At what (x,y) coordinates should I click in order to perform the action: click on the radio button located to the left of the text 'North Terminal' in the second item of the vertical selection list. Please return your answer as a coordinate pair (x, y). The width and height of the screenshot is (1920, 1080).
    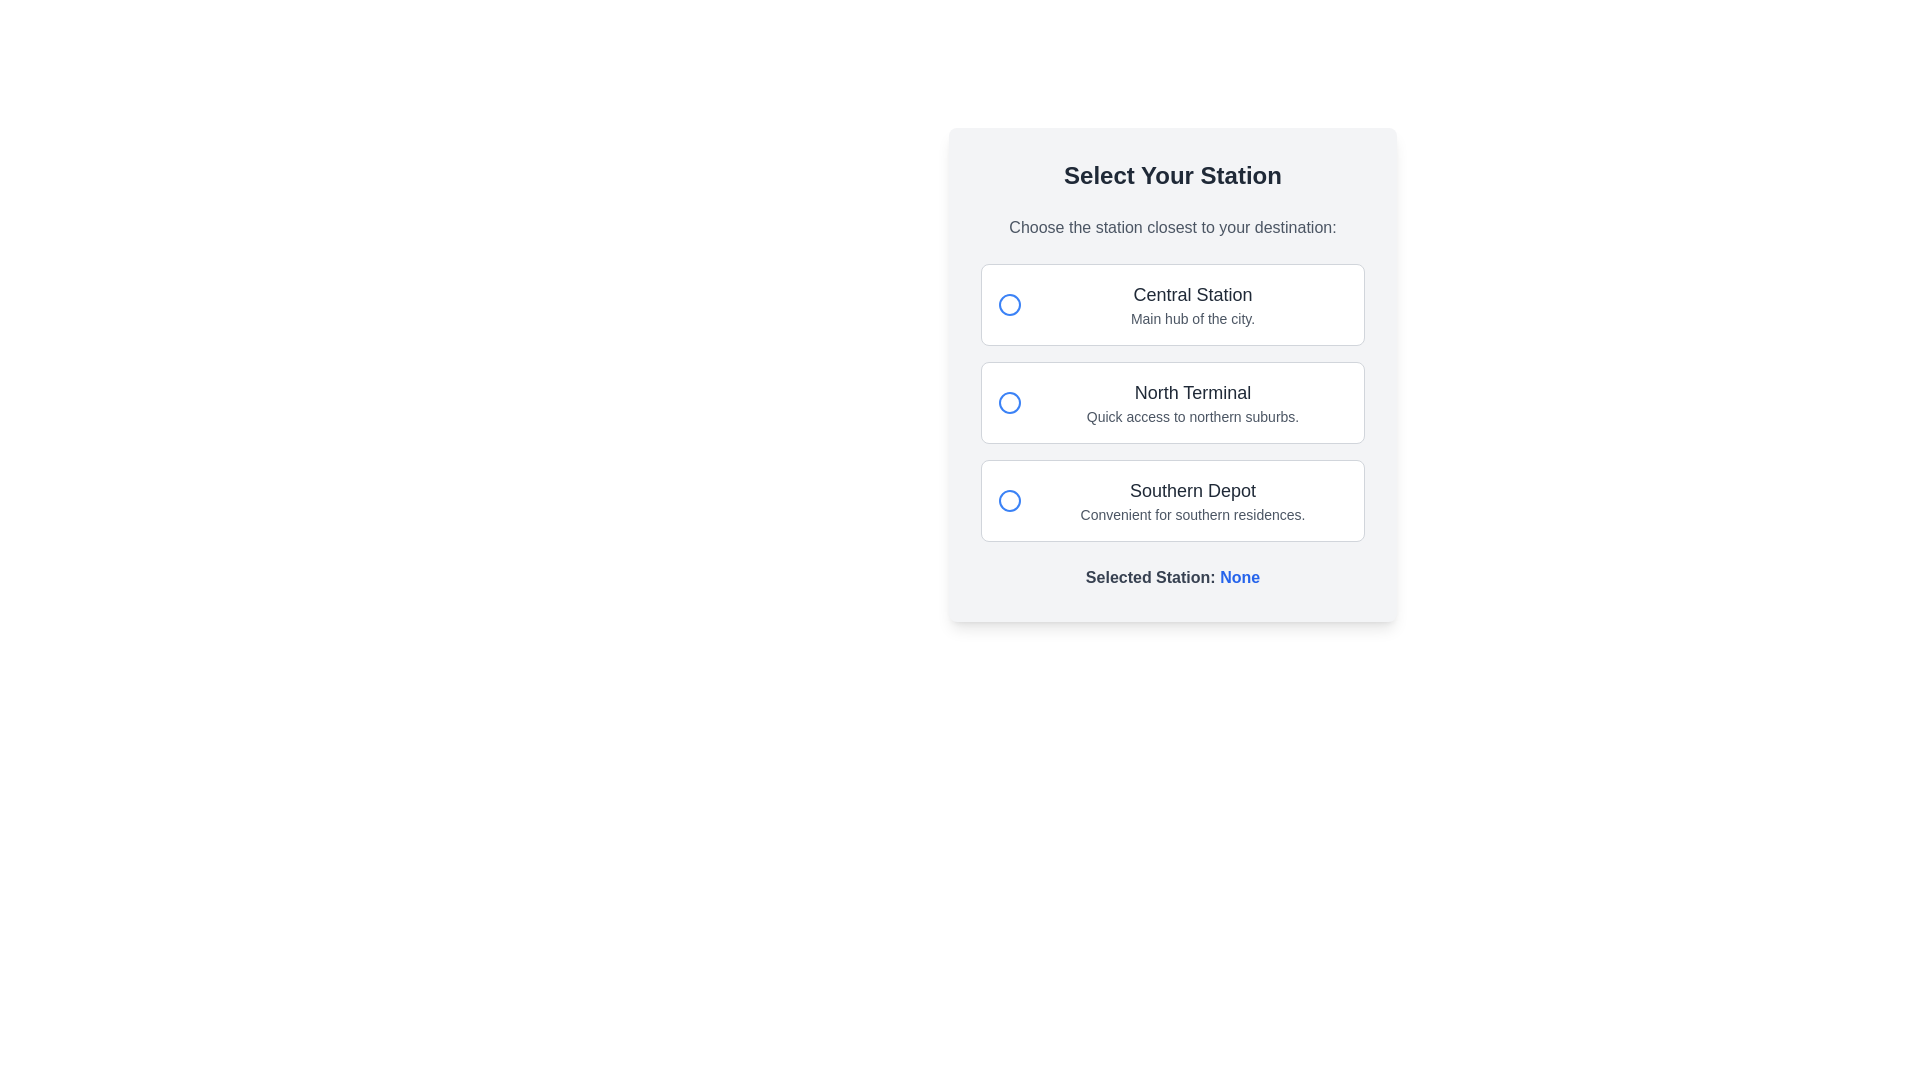
    Looking at the image, I should click on (1009, 402).